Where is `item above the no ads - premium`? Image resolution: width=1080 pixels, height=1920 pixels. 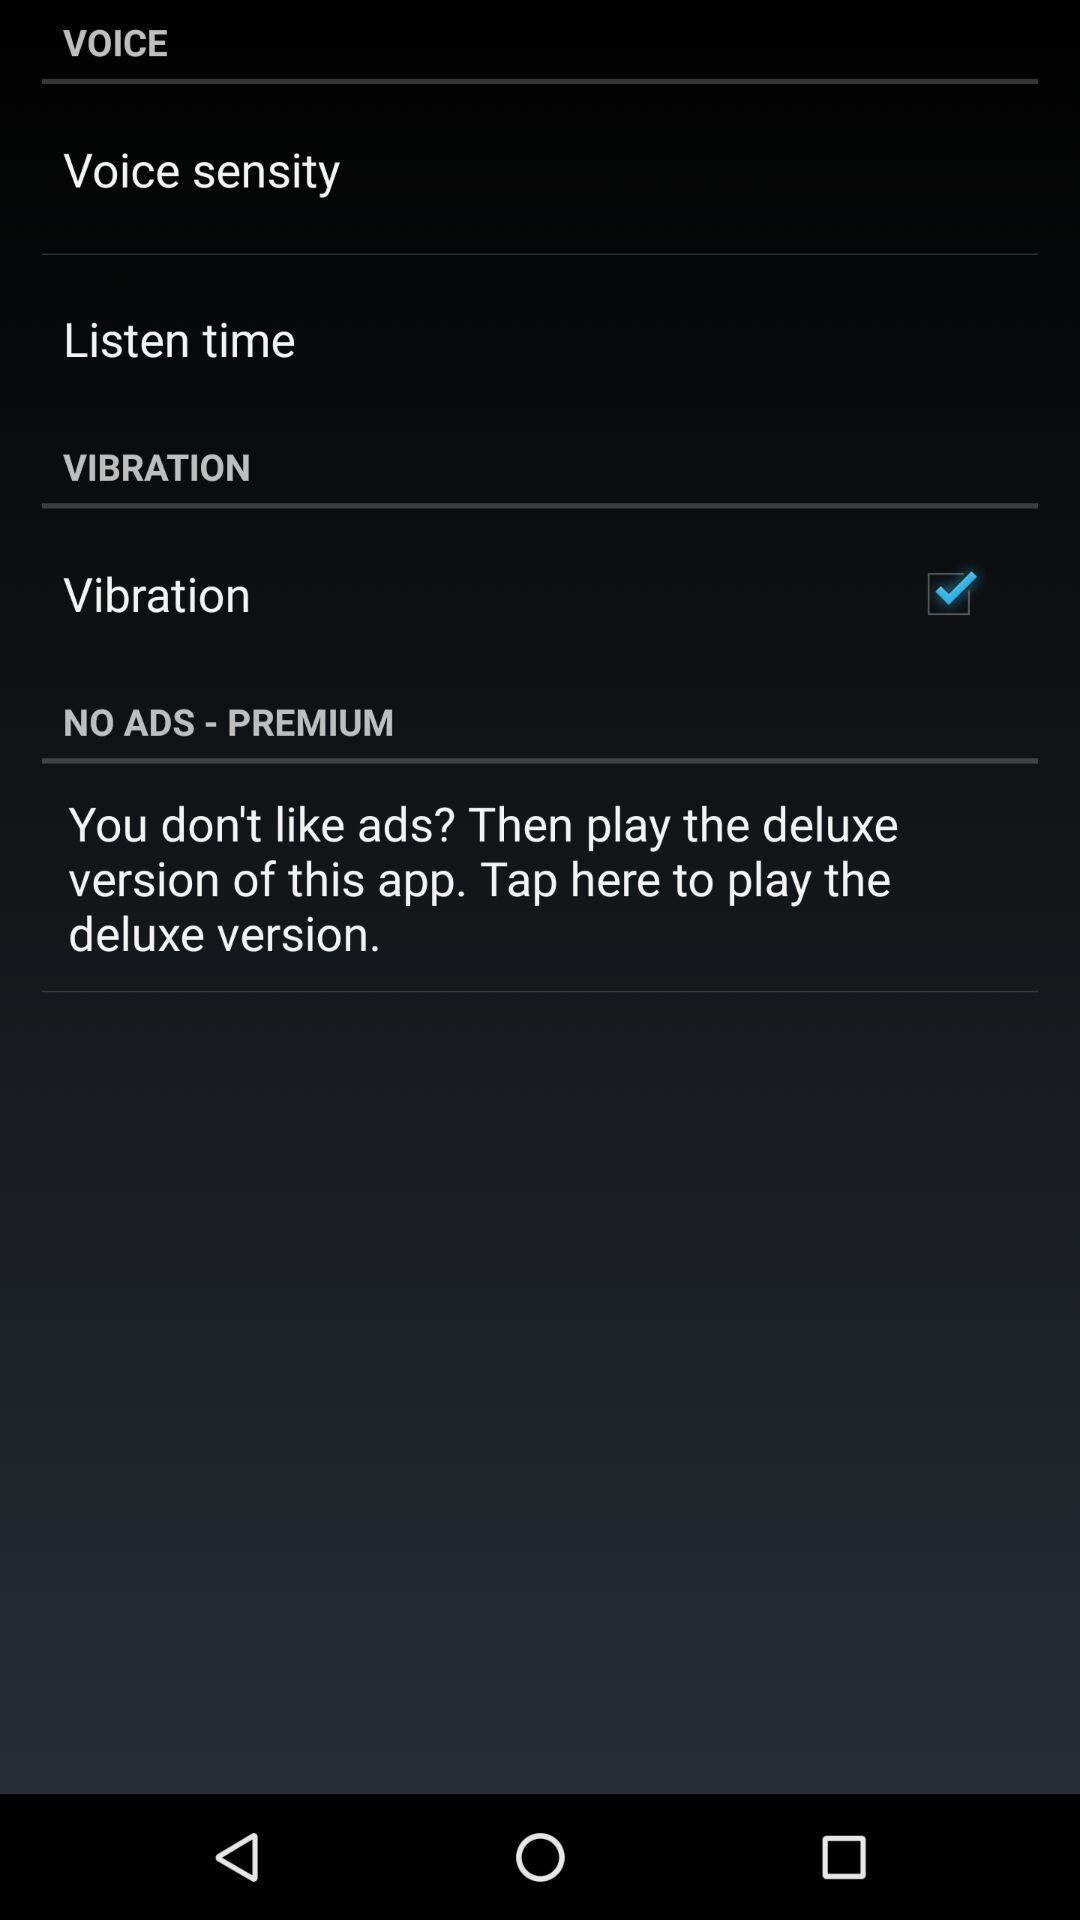
item above the no ads - premium is located at coordinates (947, 593).